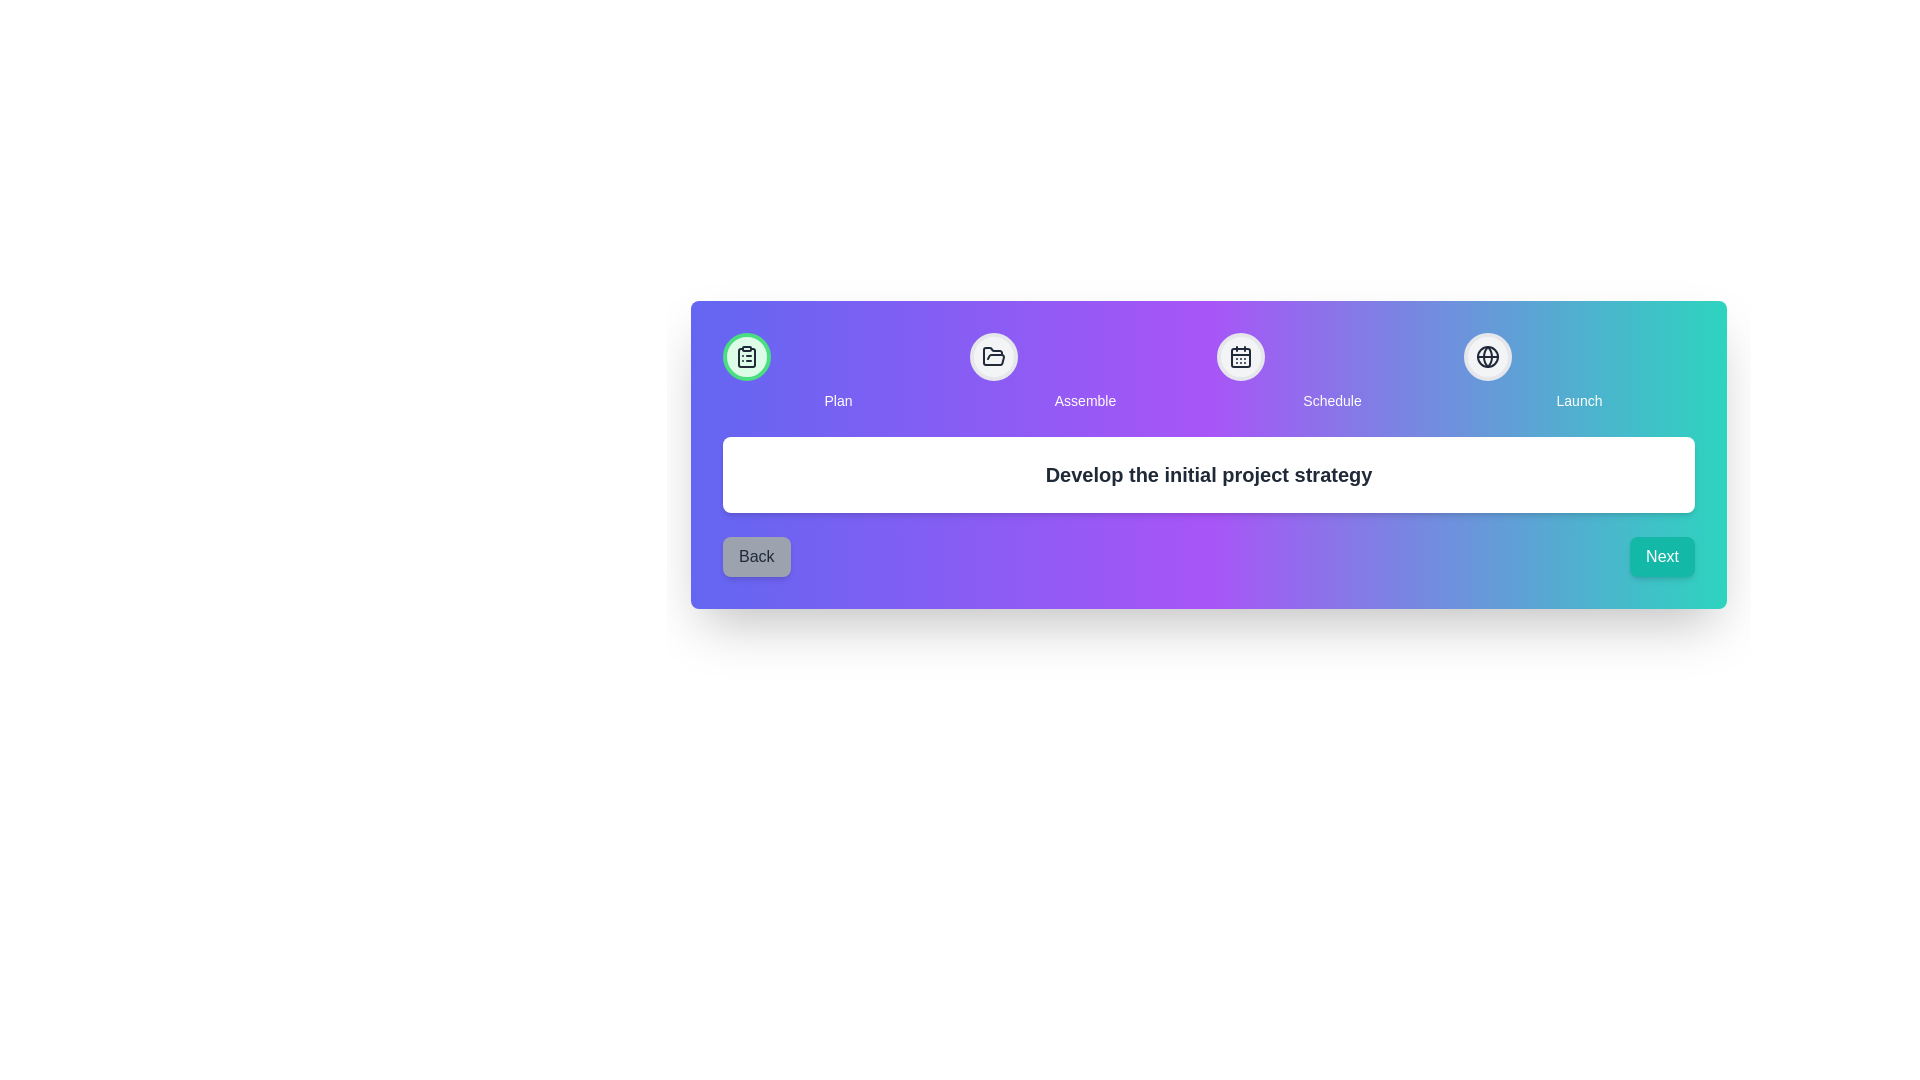 The width and height of the screenshot is (1920, 1080). Describe the element at coordinates (1240, 356) in the screenshot. I see `the step Schedule to interact with it` at that location.